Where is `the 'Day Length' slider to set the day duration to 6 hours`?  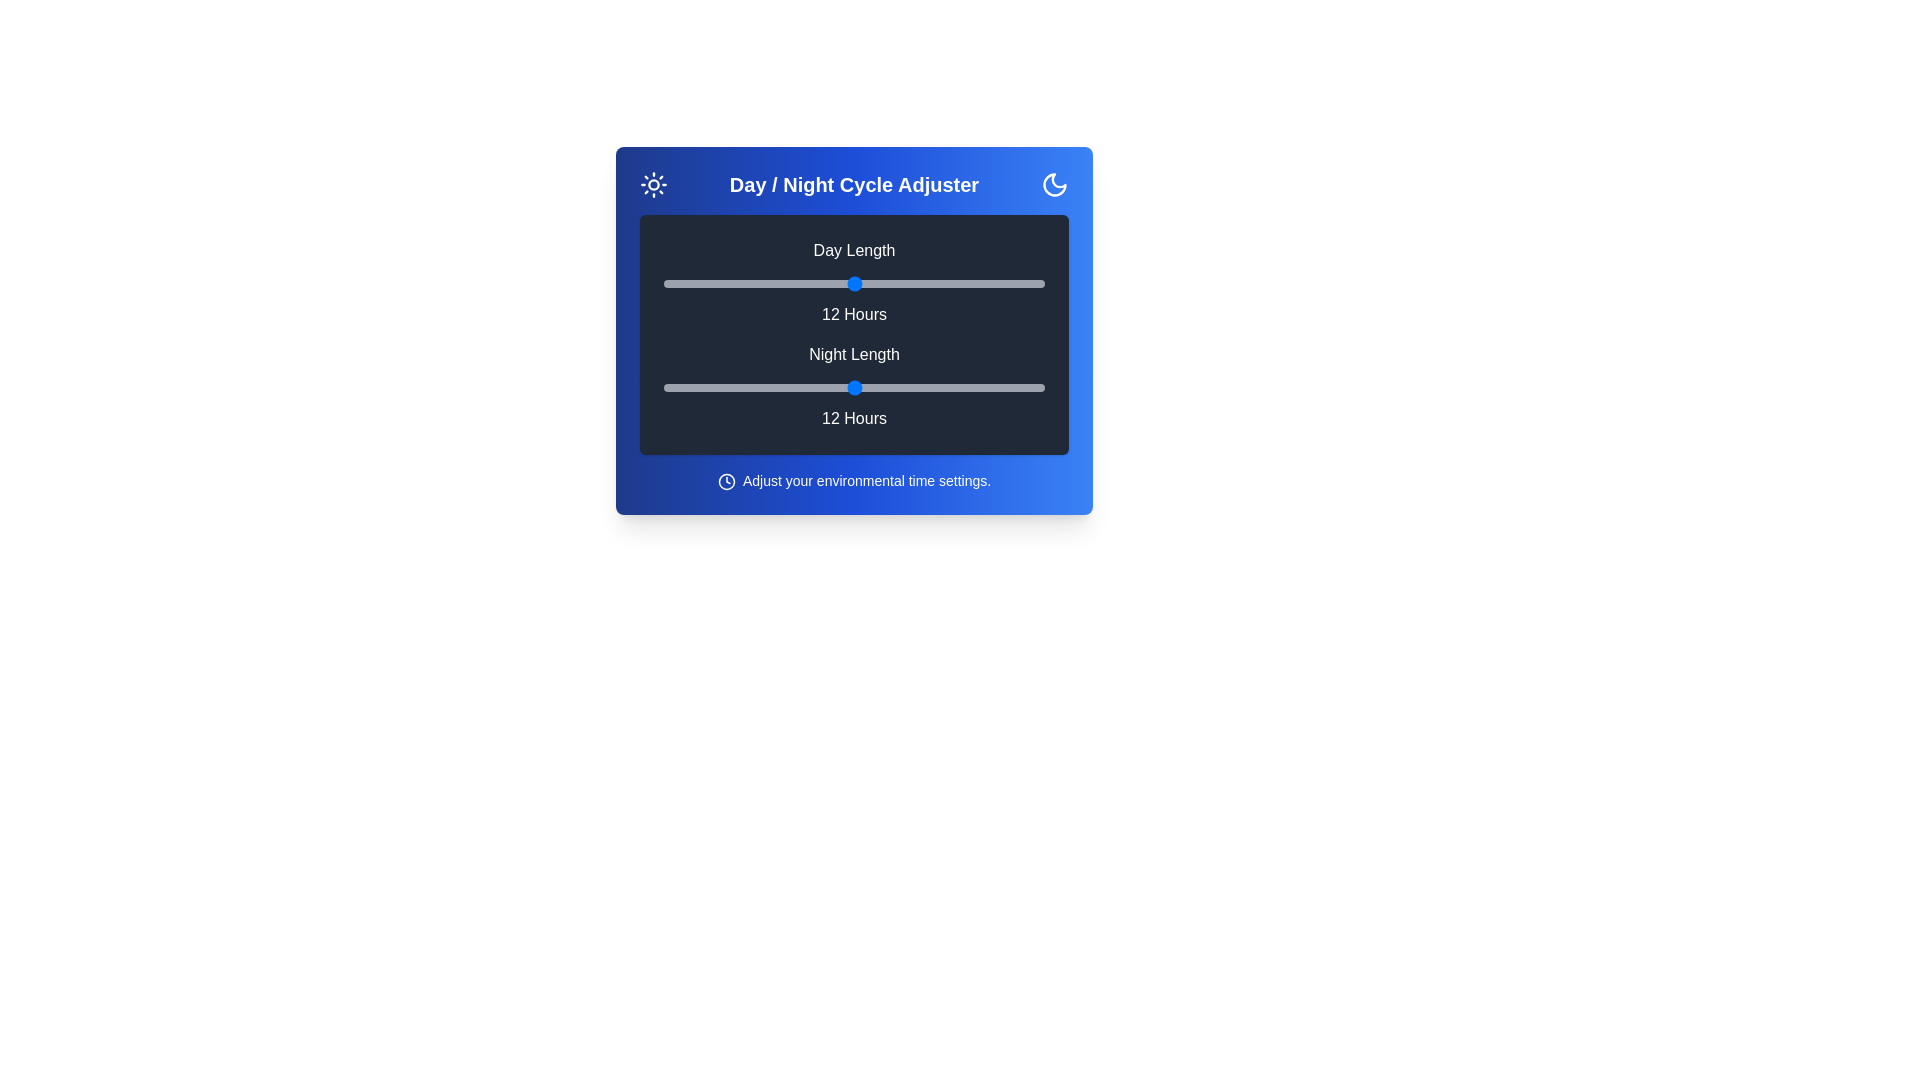 the 'Day Length' slider to set the day duration to 6 hours is located at coordinates (663, 284).